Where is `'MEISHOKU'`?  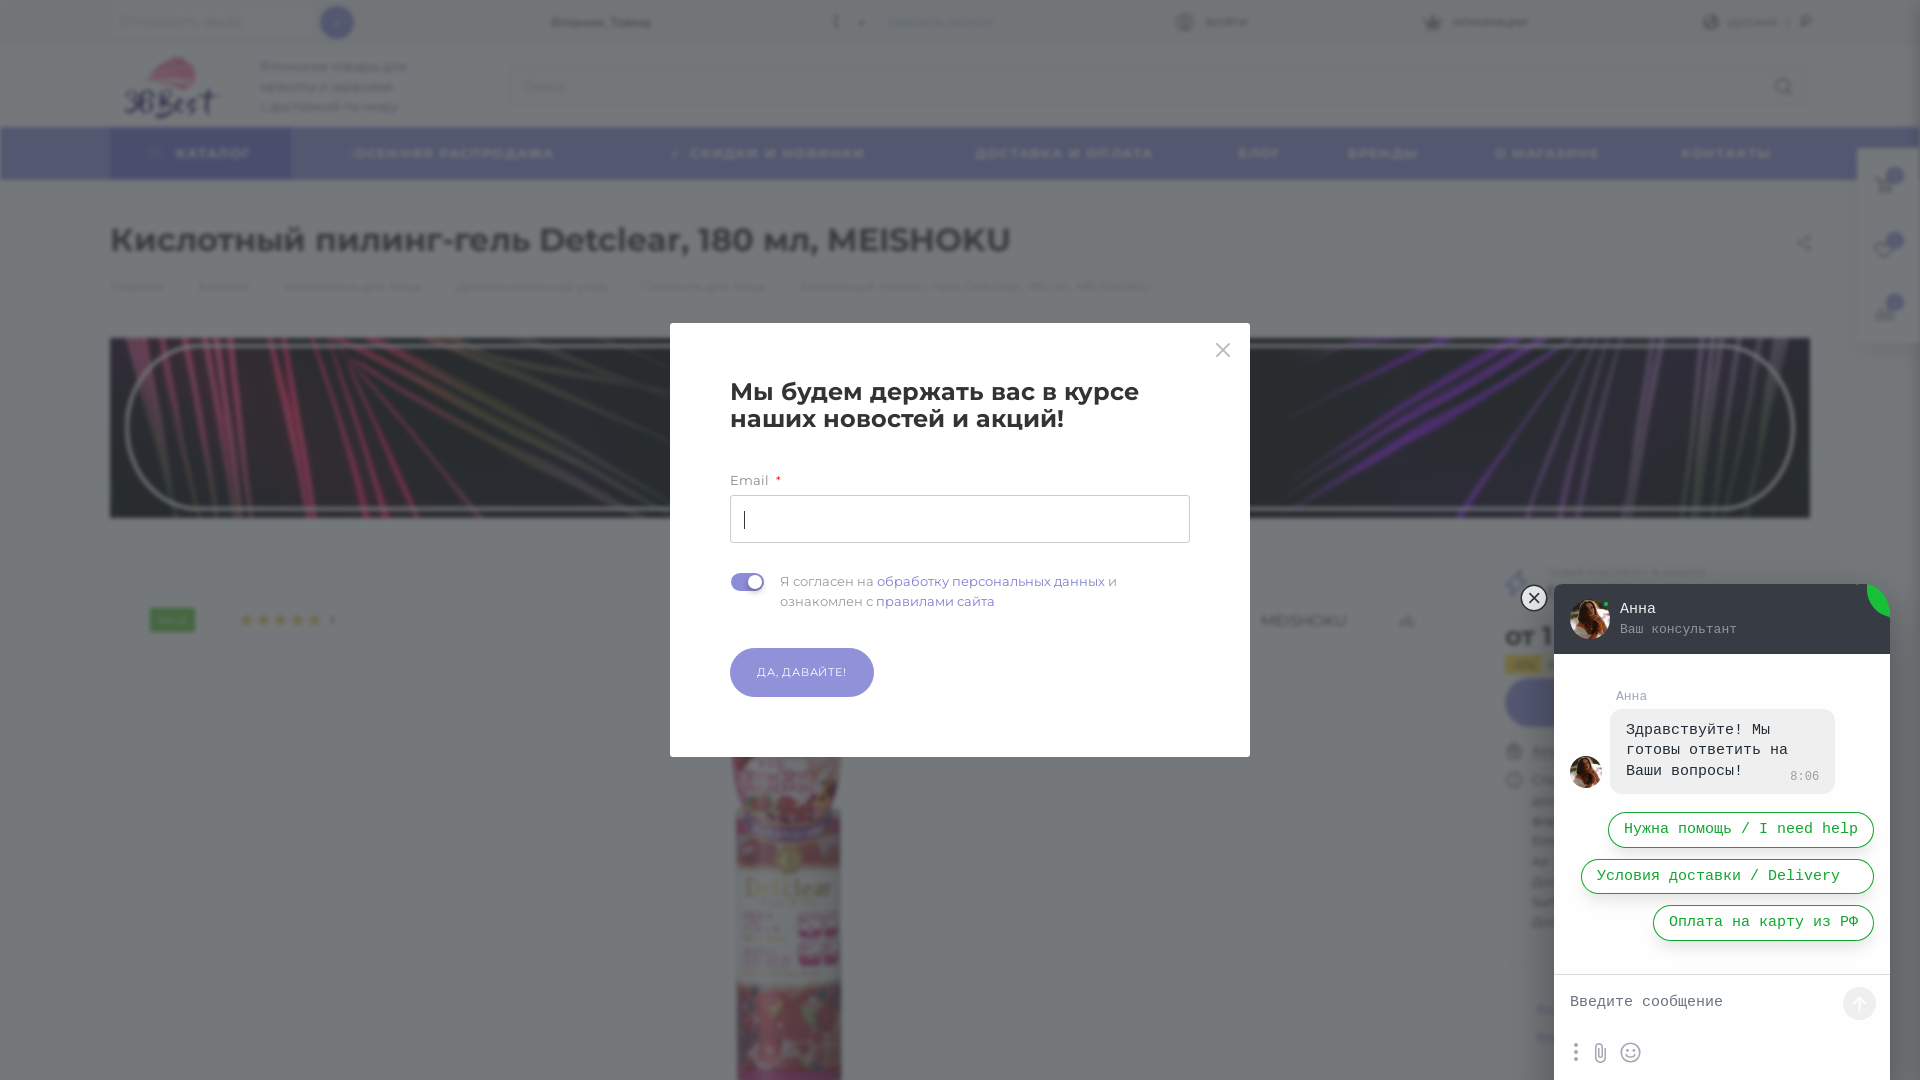 'MEISHOKU' is located at coordinates (1304, 619).